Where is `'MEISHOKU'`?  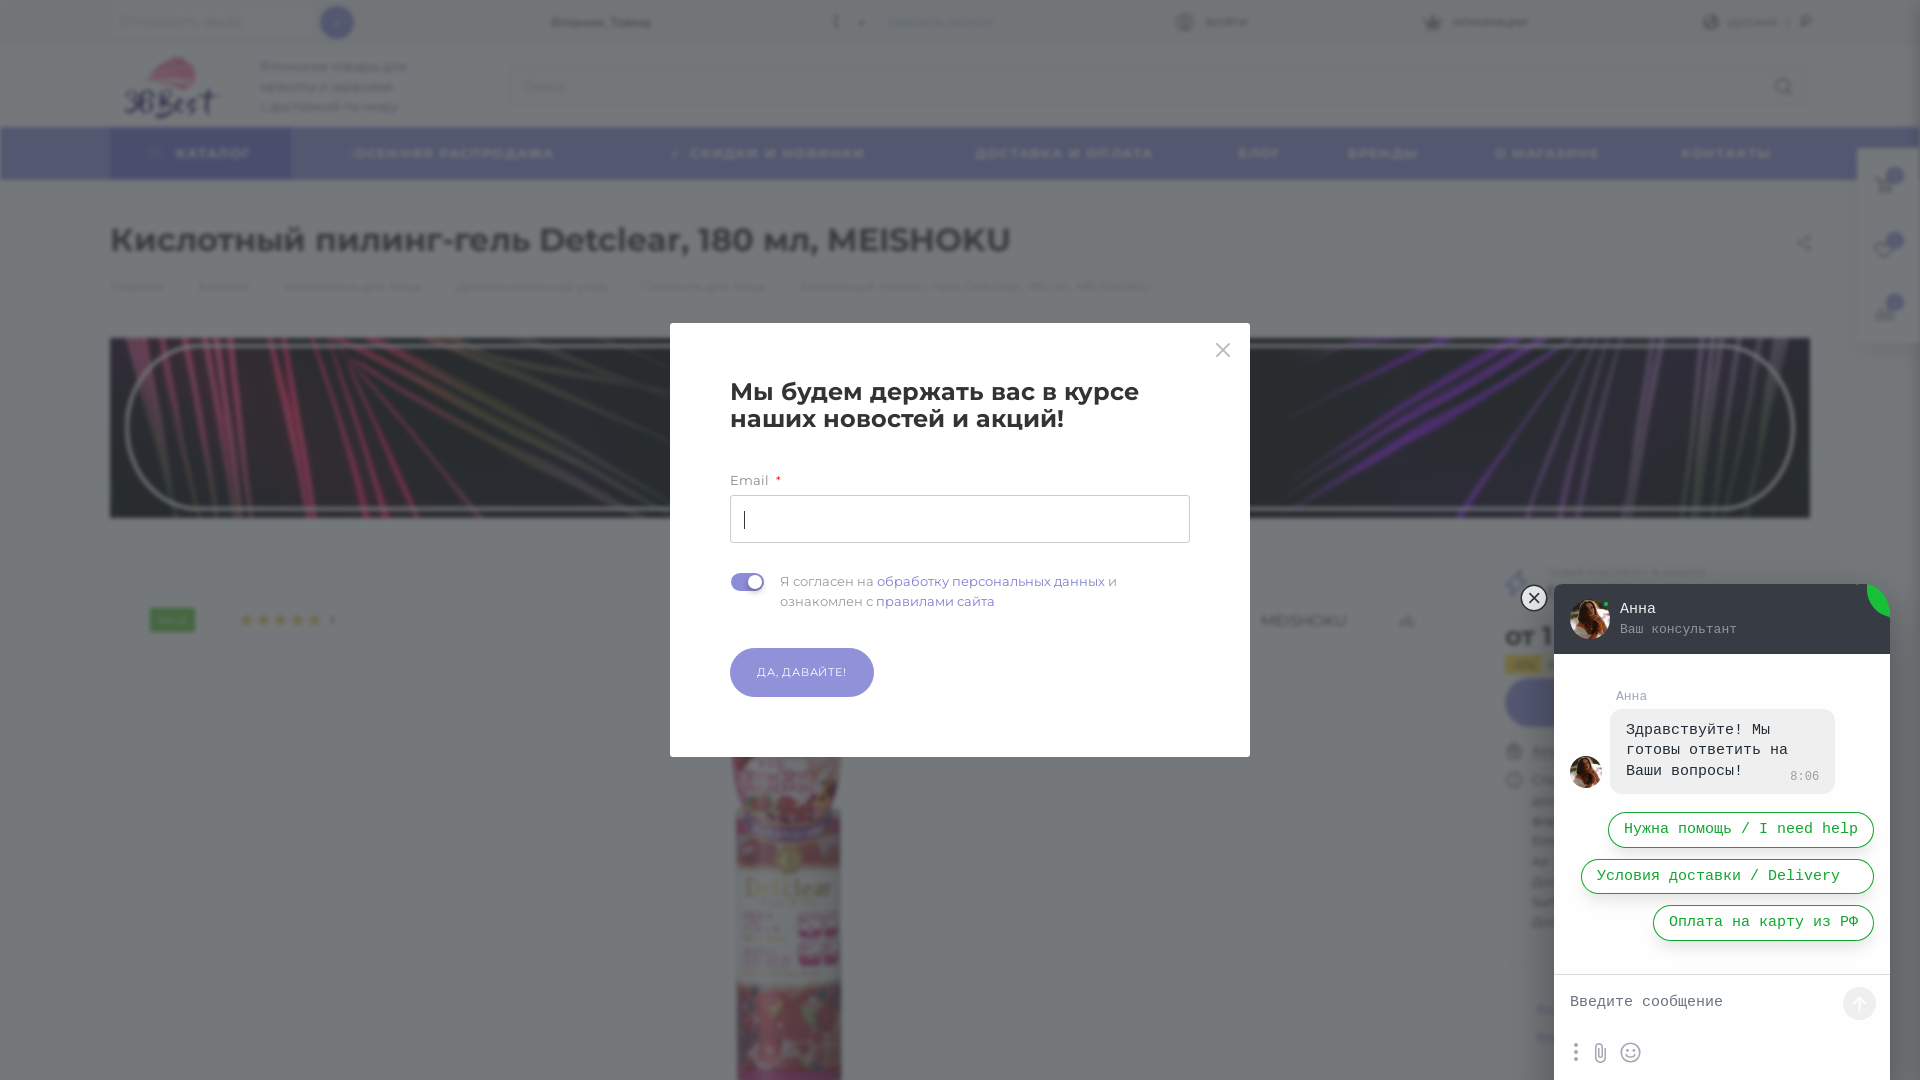 'MEISHOKU' is located at coordinates (1304, 619).